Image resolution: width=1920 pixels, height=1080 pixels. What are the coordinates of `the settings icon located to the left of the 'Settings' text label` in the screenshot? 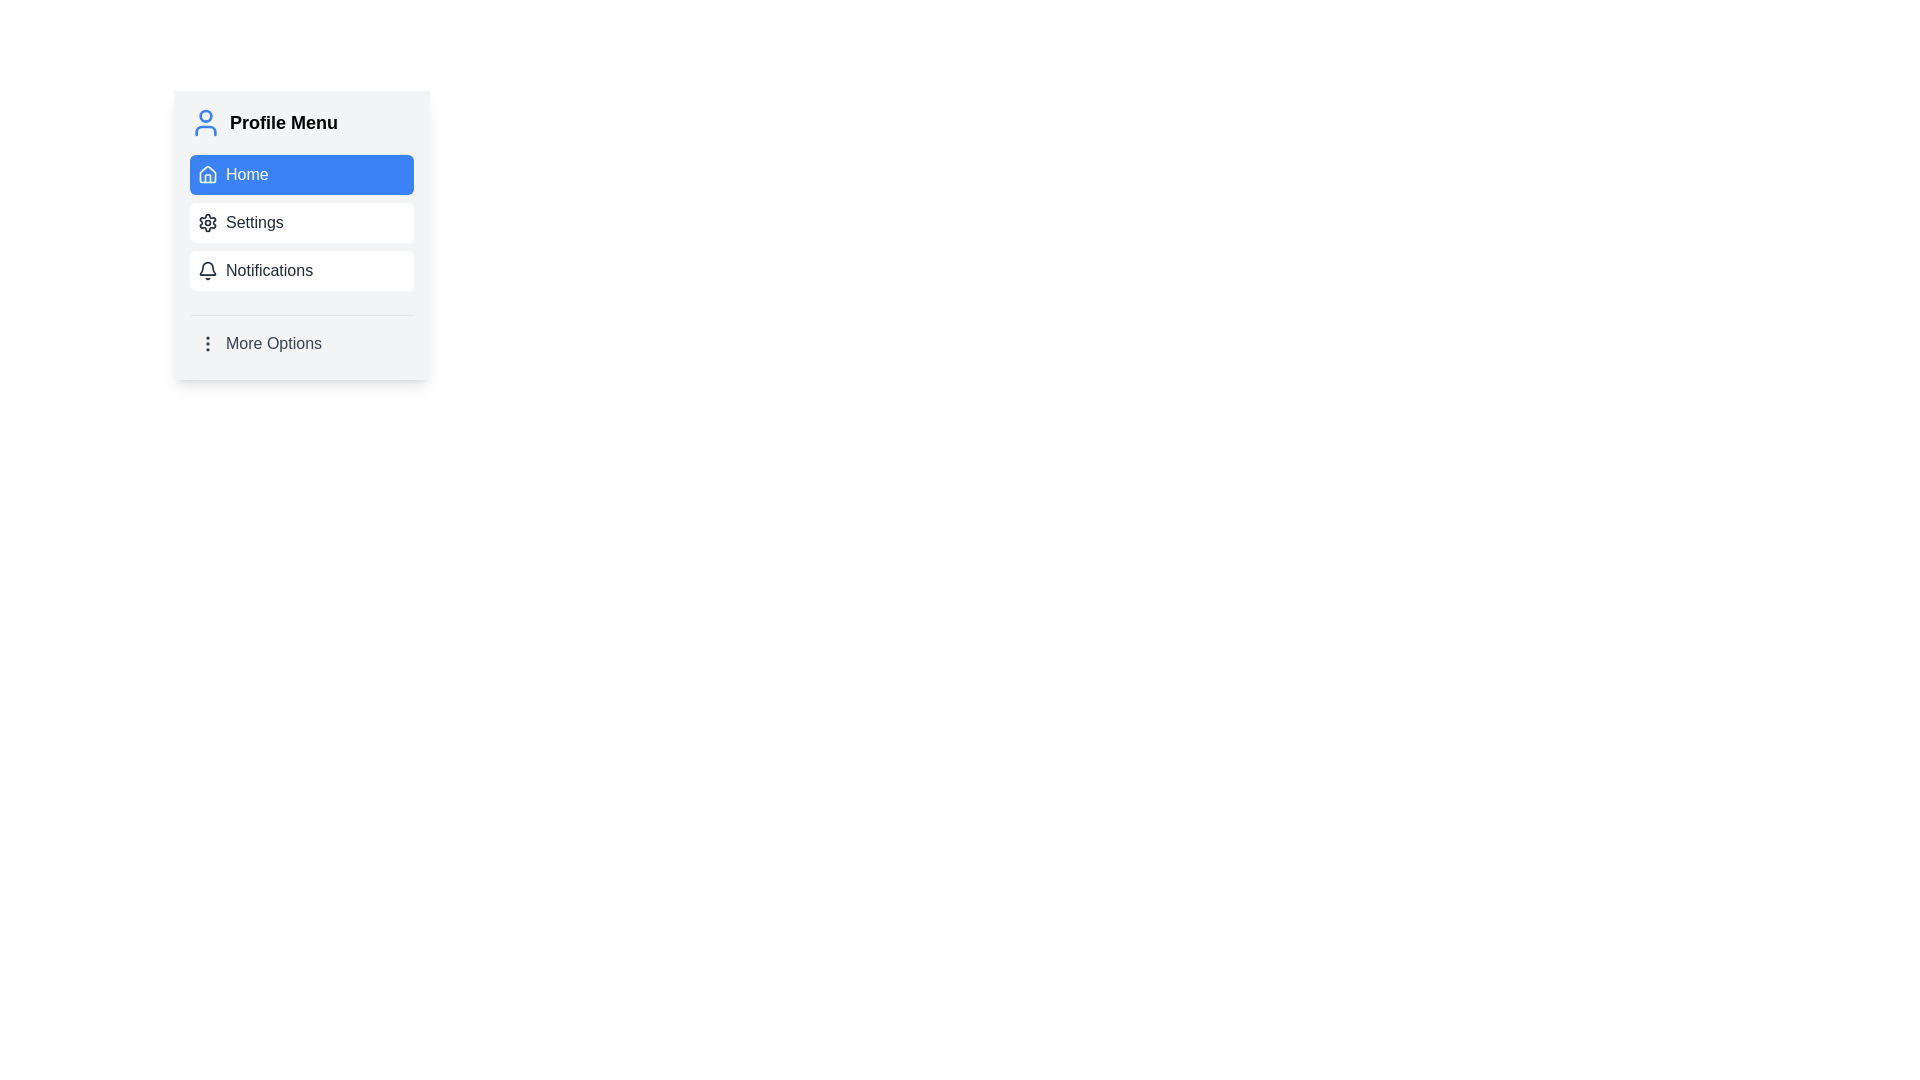 It's located at (207, 223).